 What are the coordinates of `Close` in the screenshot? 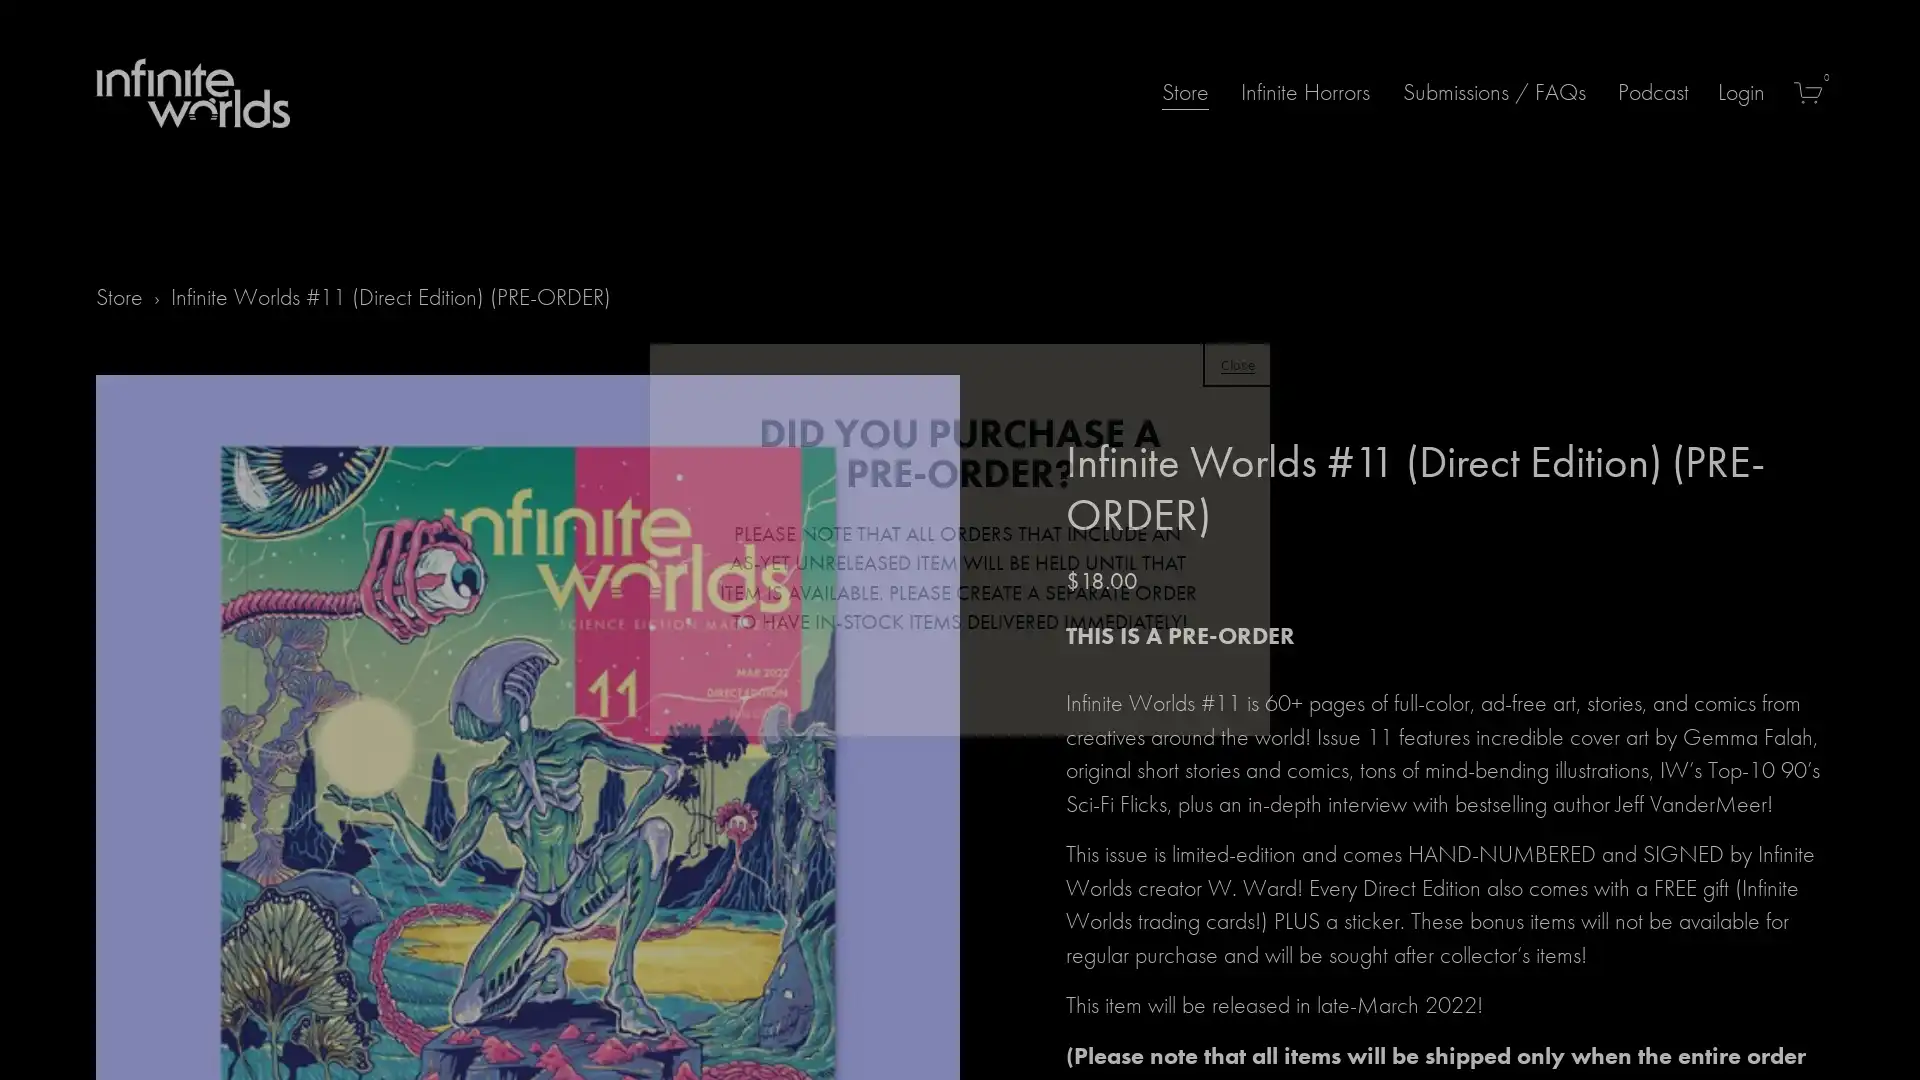 It's located at (1237, 362).